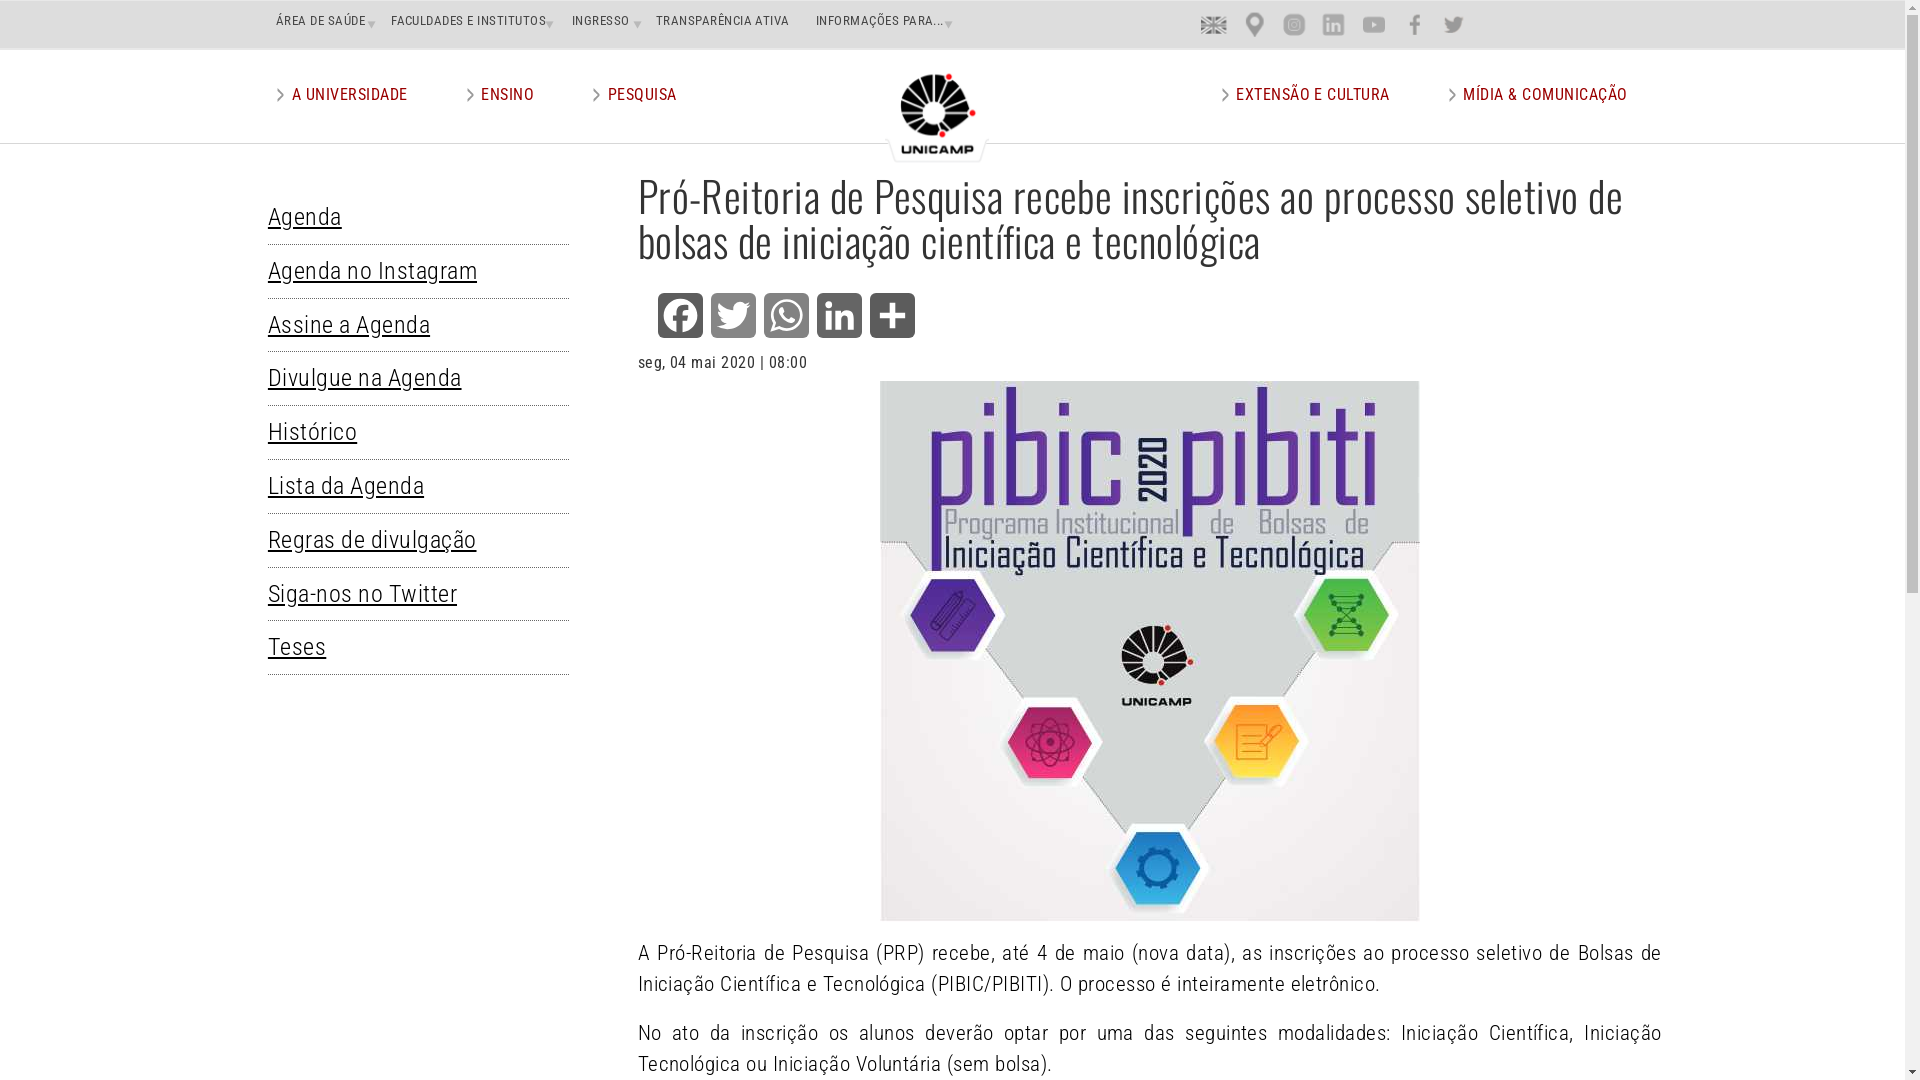 The width and height of the screenshot is (1920, 1080). Describe the element at coordinates (595, 20) in the screenshot. I see `'INGRESSO'` at that location.